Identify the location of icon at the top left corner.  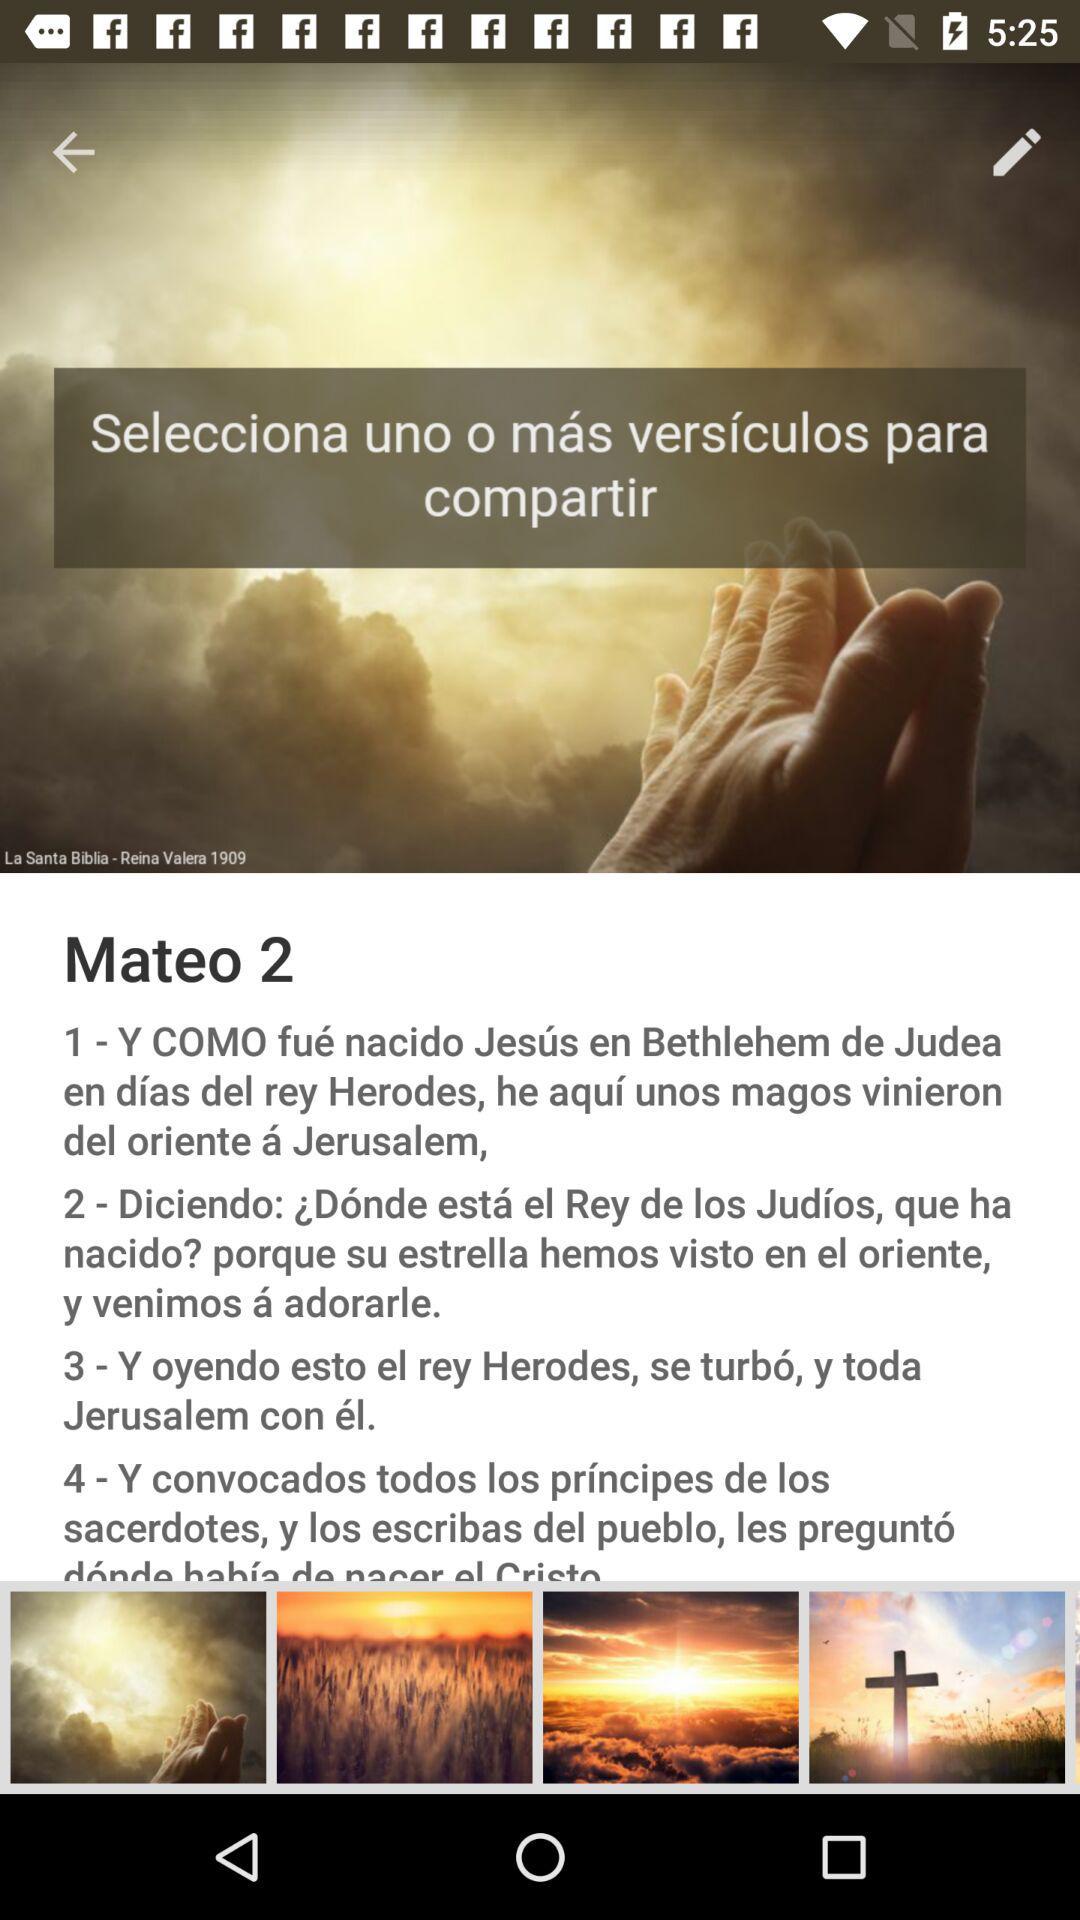
(72, 151).